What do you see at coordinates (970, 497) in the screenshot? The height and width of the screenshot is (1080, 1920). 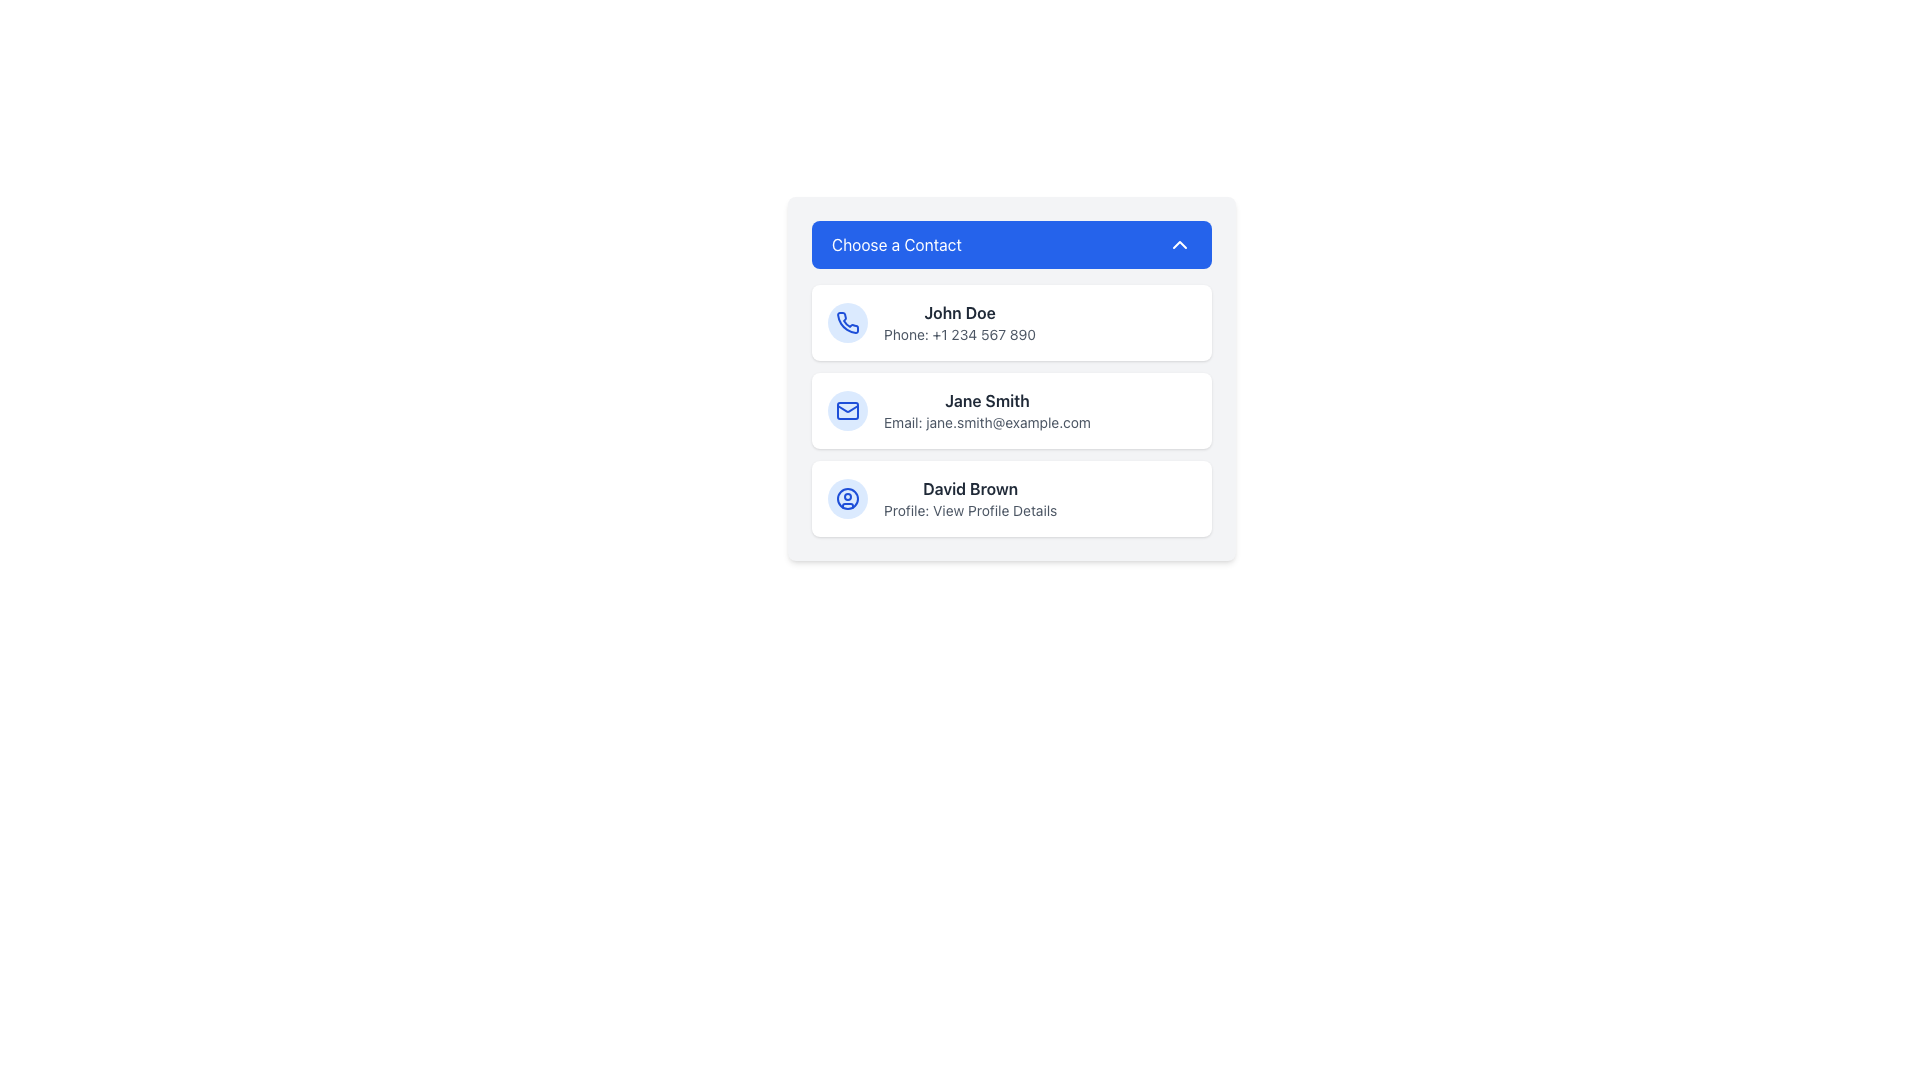 I see `the Text Display element that shows 'David Brown' and 'Profile: View Profile Details', which is the third item in the contact list` at bounding box center [970, 497].